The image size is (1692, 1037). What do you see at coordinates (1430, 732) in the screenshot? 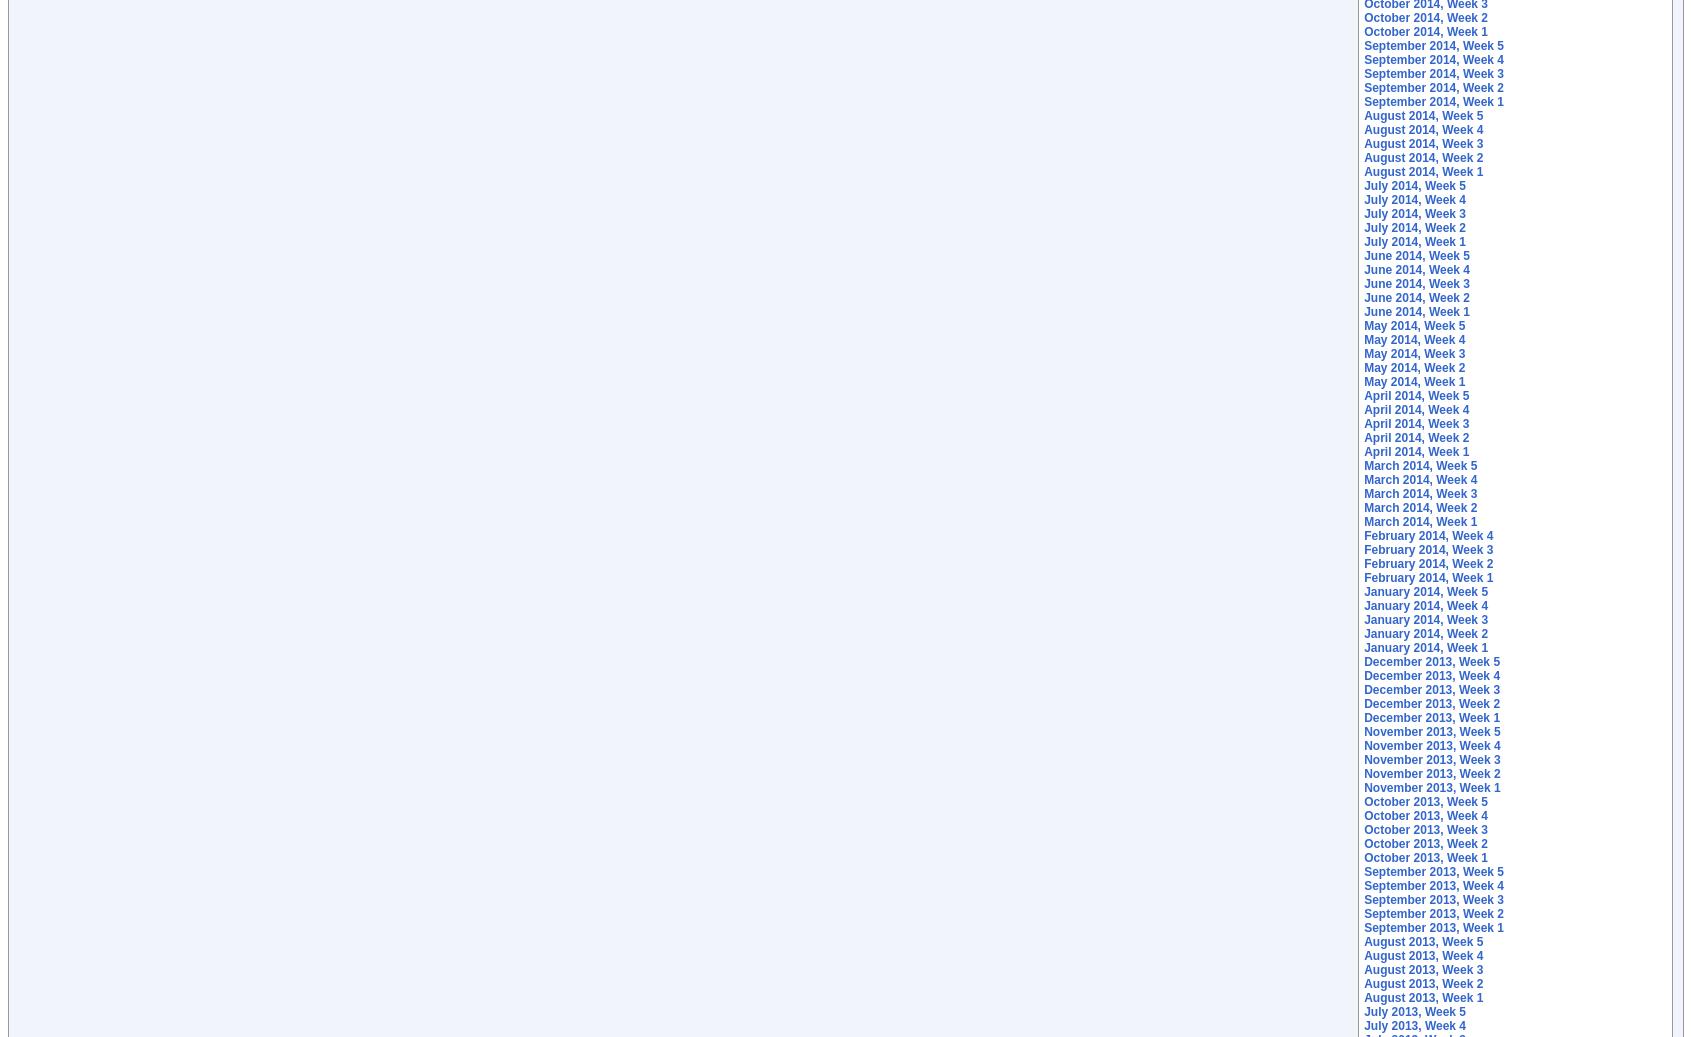
I see `'November 2013, Week 5'` at bounding box center [1430, 732].